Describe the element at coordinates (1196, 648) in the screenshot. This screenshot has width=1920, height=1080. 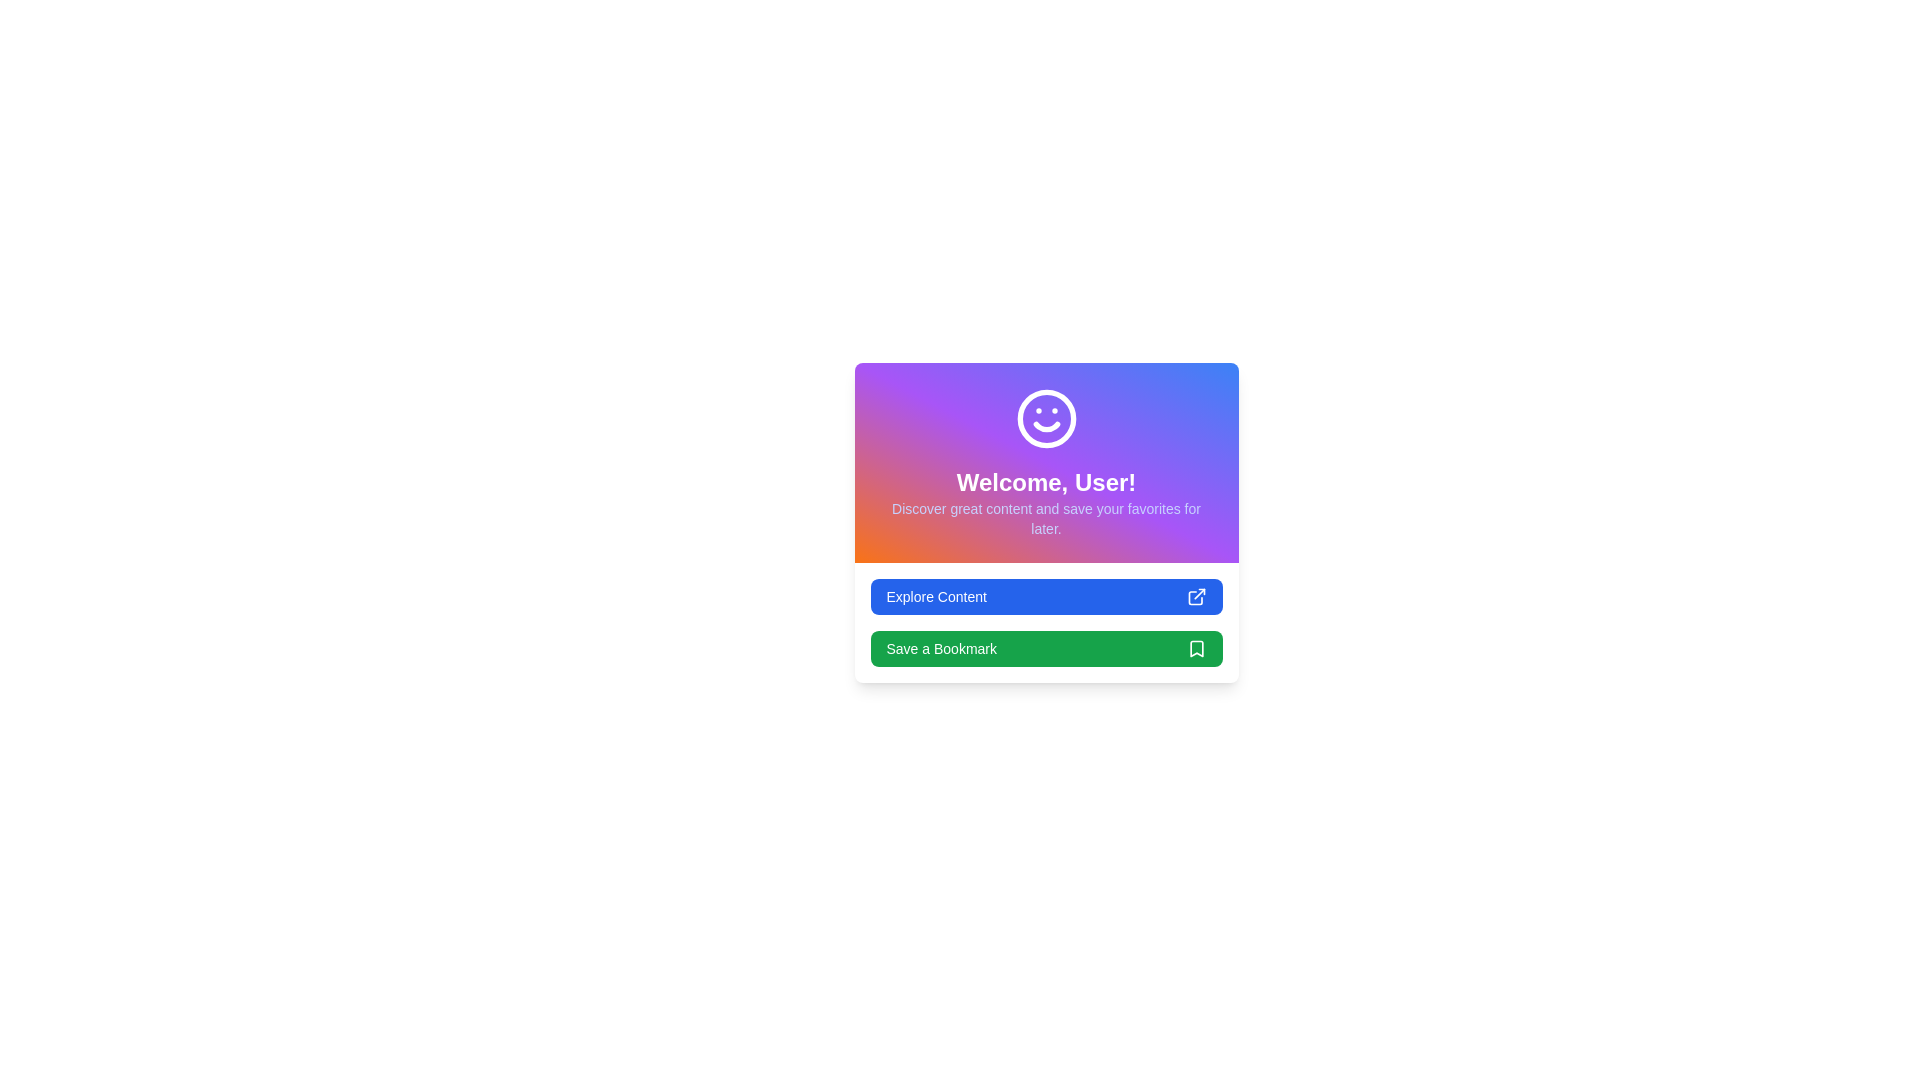
I see `the bookmark icon, which is an outline style graphic resembling a ribbon, located on the right side of the green 'Save a Bookmark' button` at that location.